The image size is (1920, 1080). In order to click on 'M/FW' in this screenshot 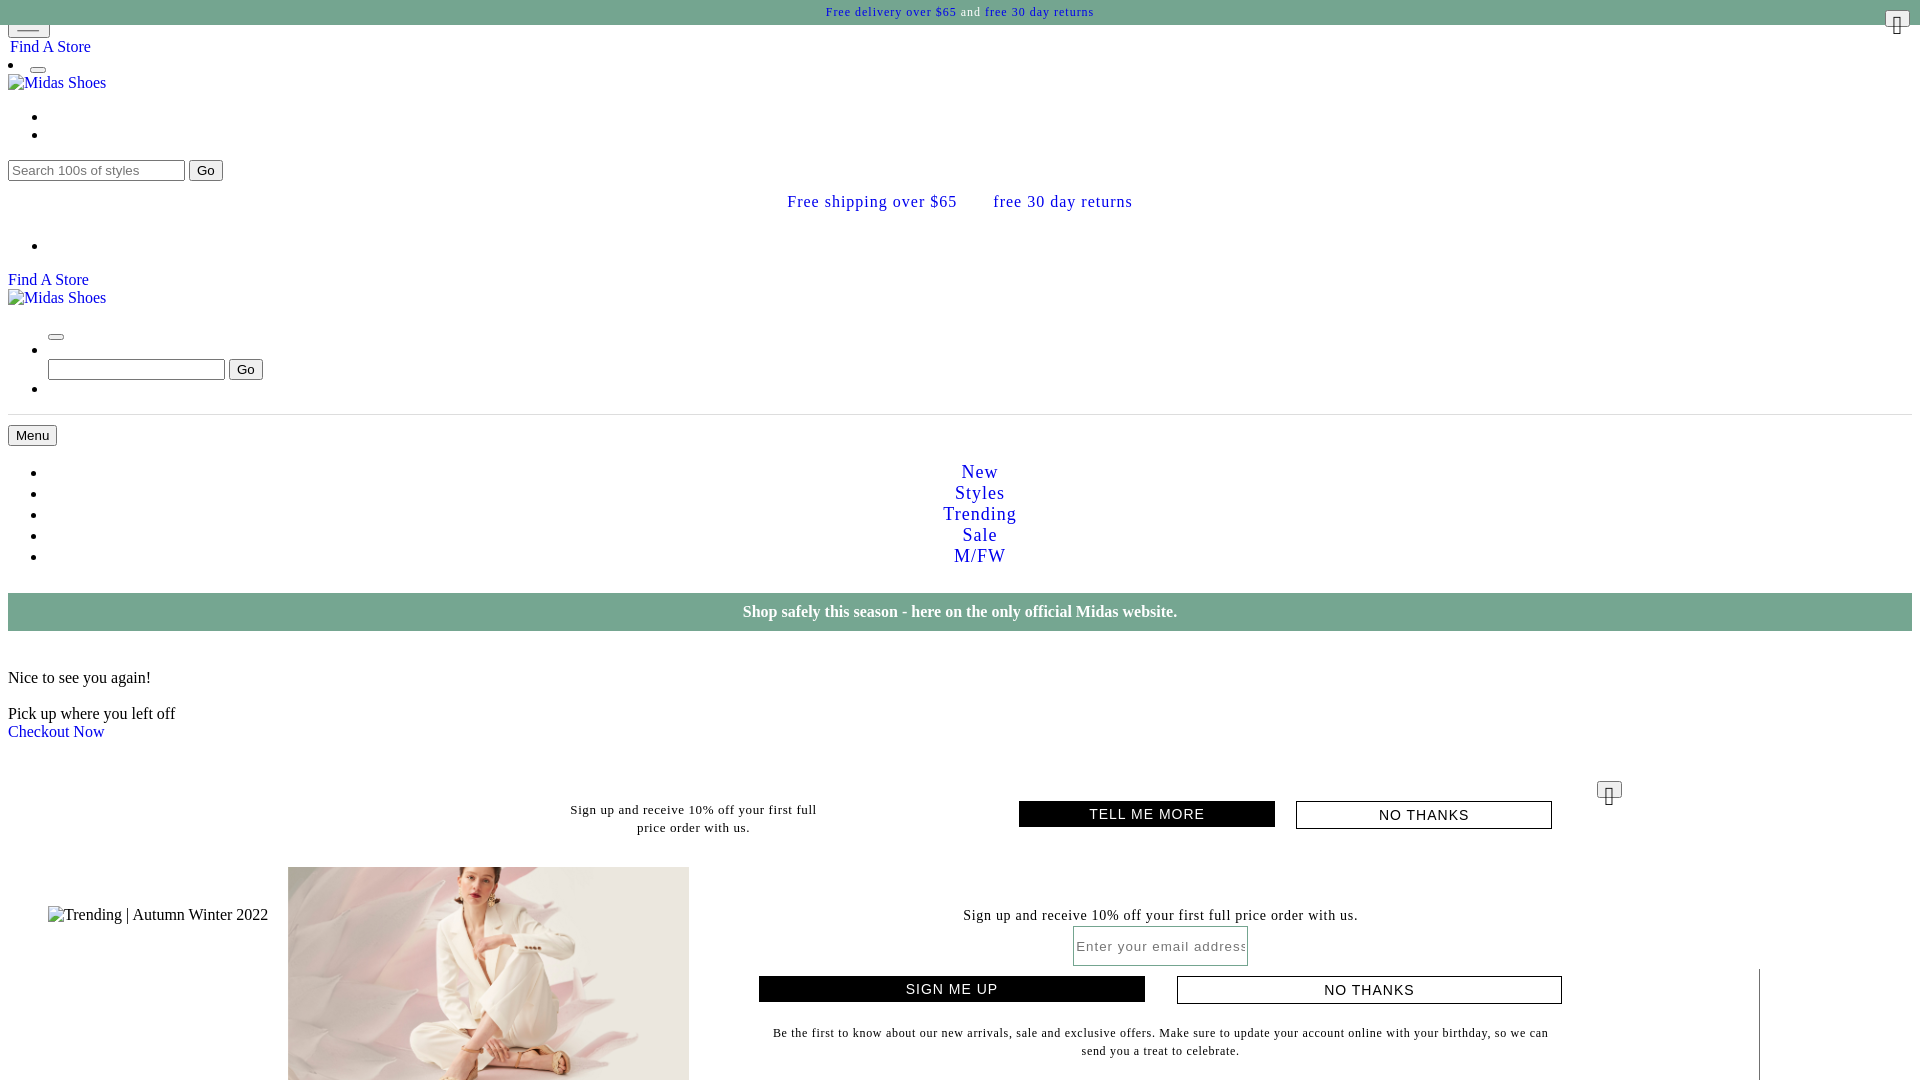, I will do `click(979, 555)`.